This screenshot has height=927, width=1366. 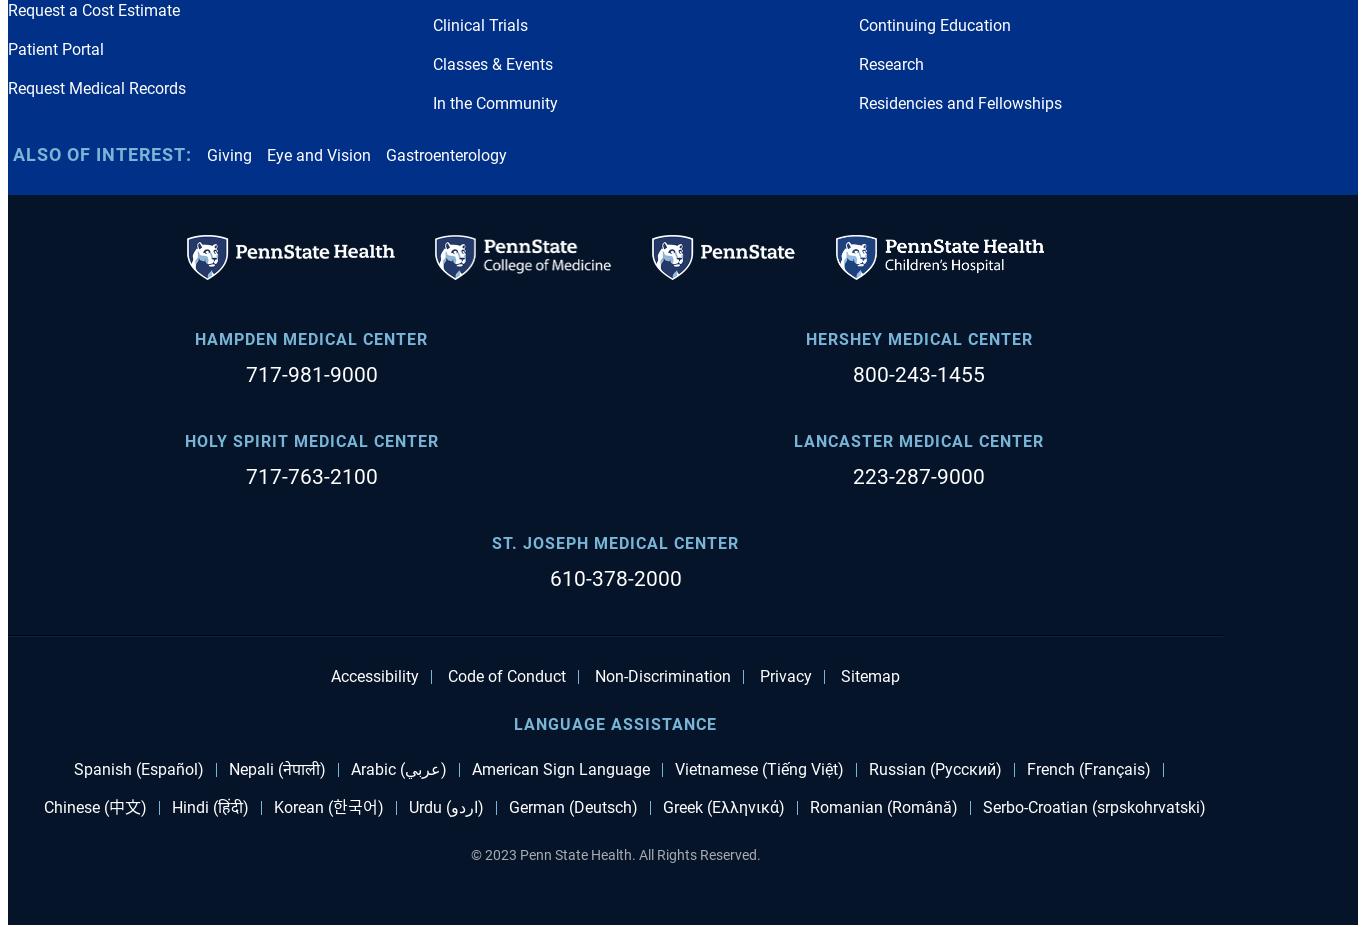 What do you see at coordinates (208, 806) in the screenshot?
I see `'Hindi (हिंदी)'` at bounding box center [208, 806].